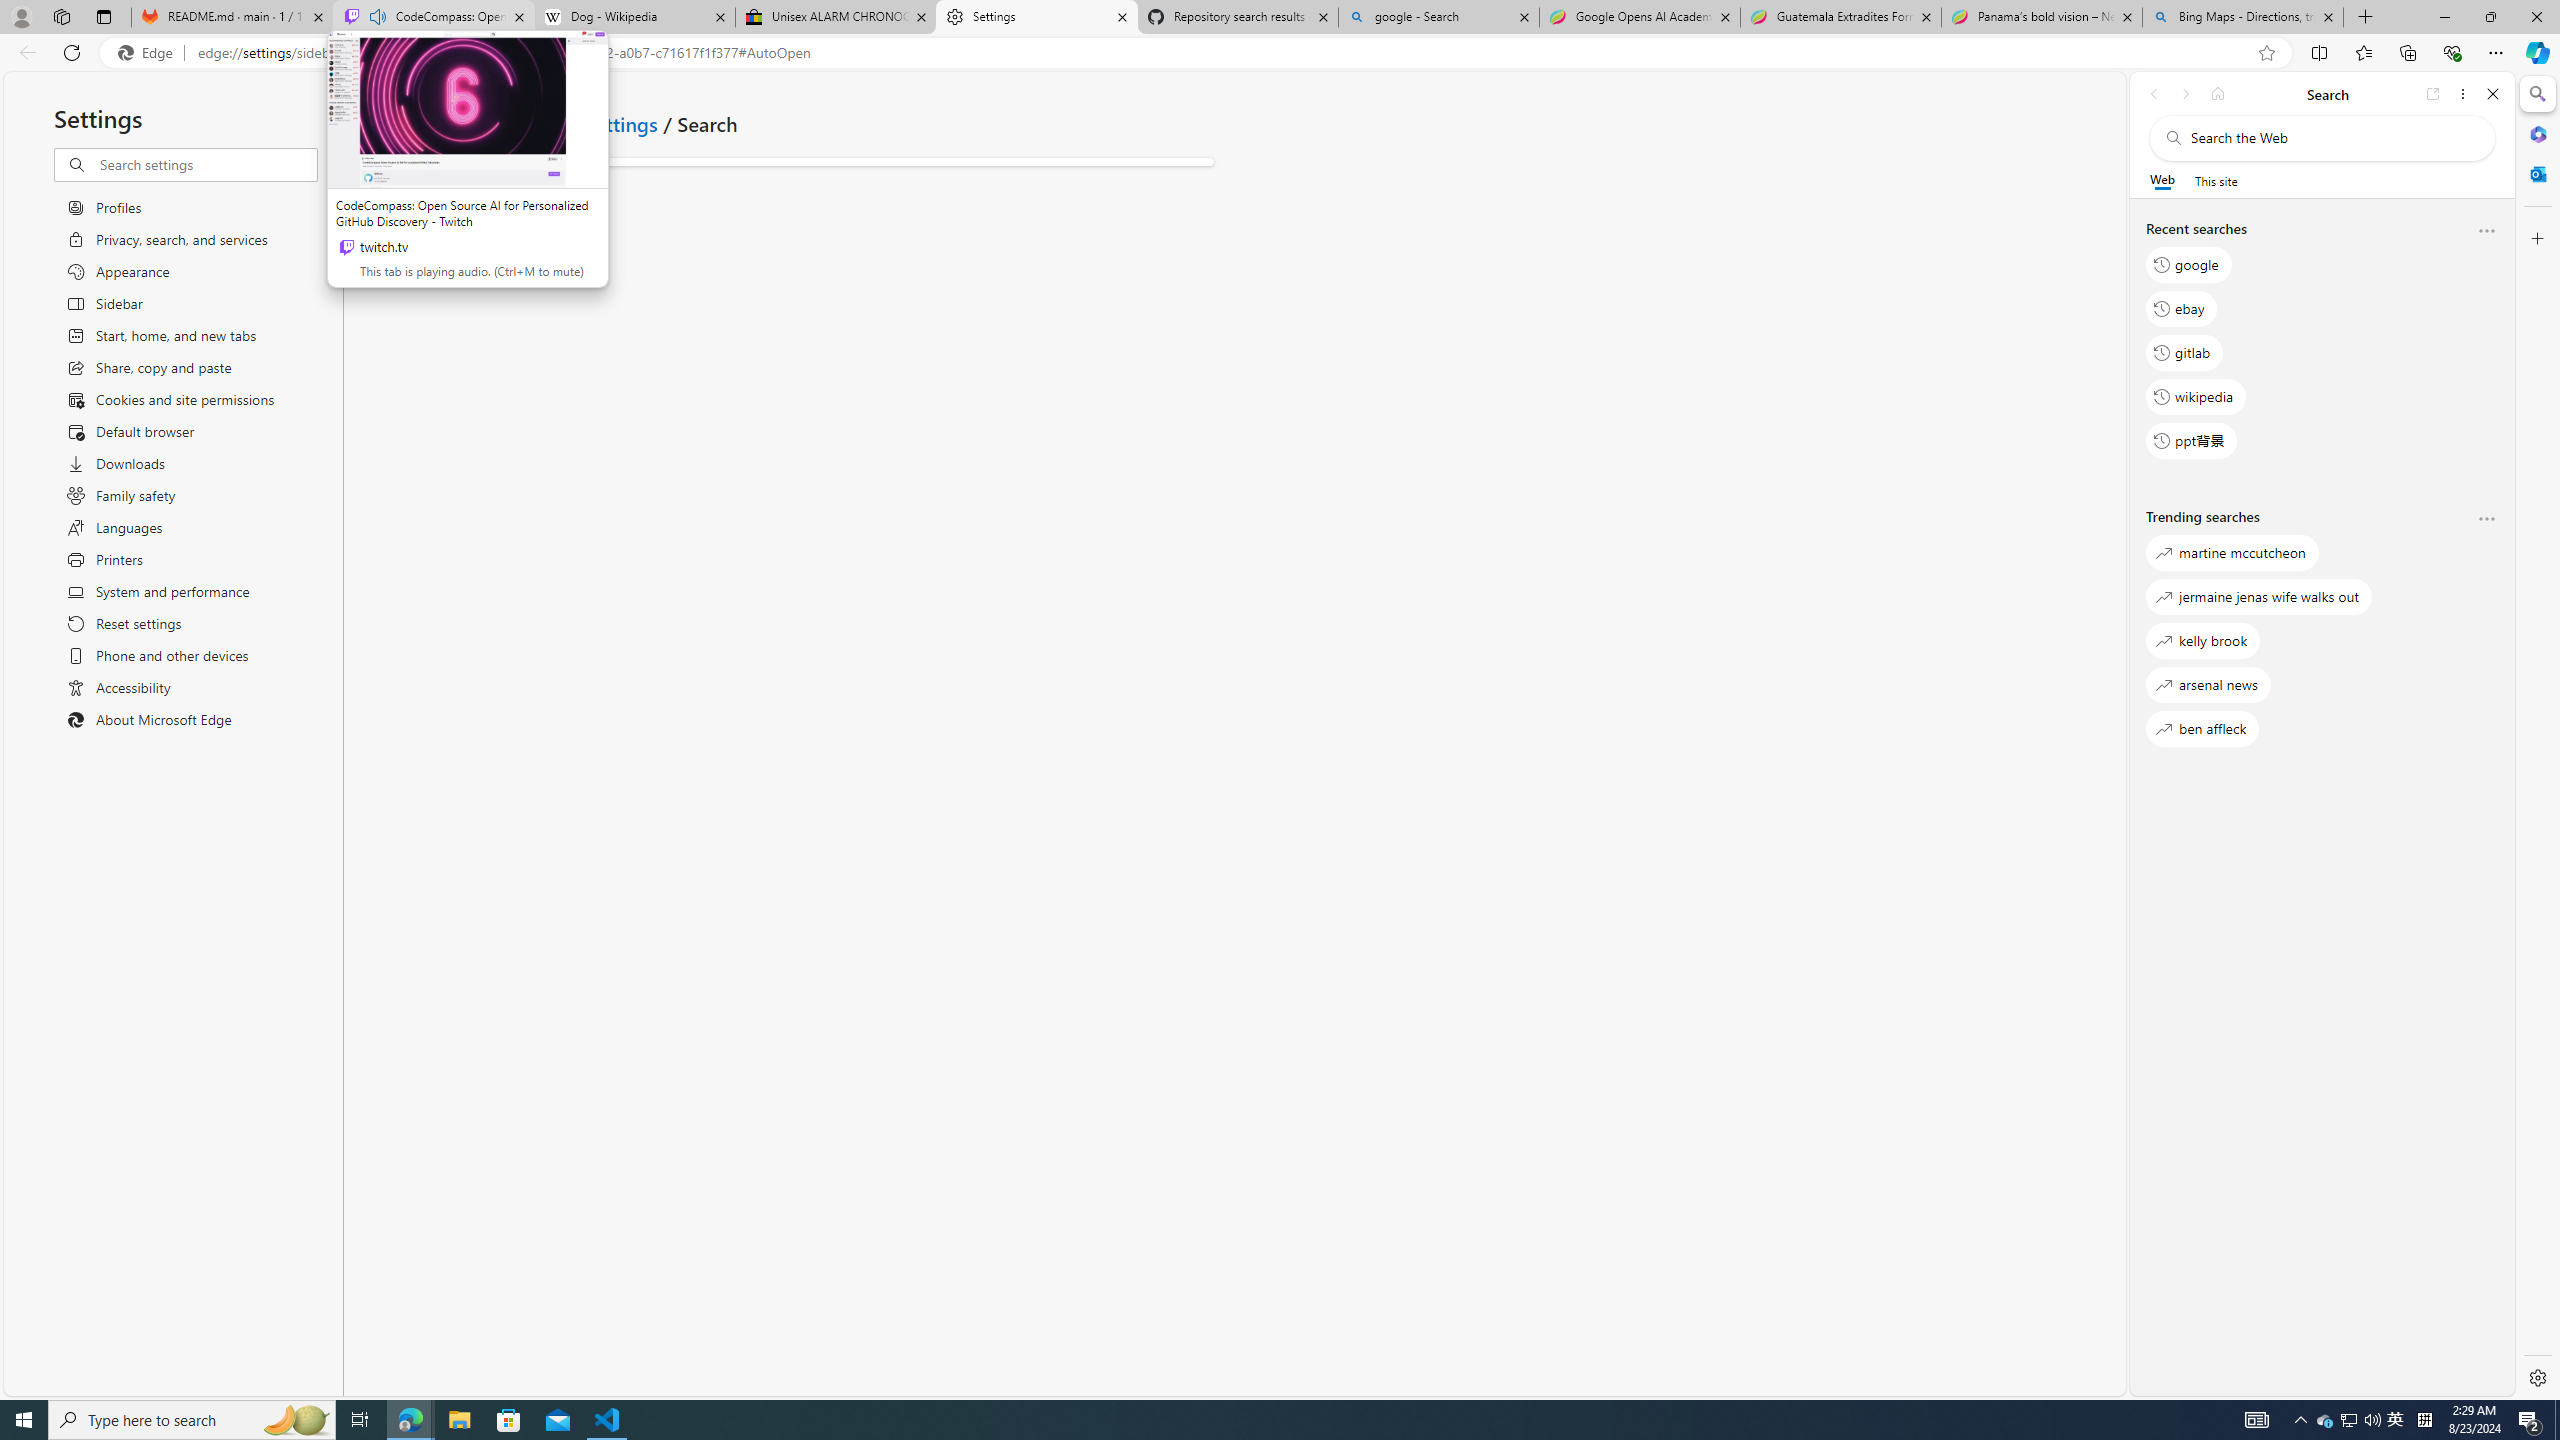 The width and height of the screenshot is (2560, 1440). Describe the element at coordinates (2184, 93) in the screenshot. I see `'Forward'` at that location.